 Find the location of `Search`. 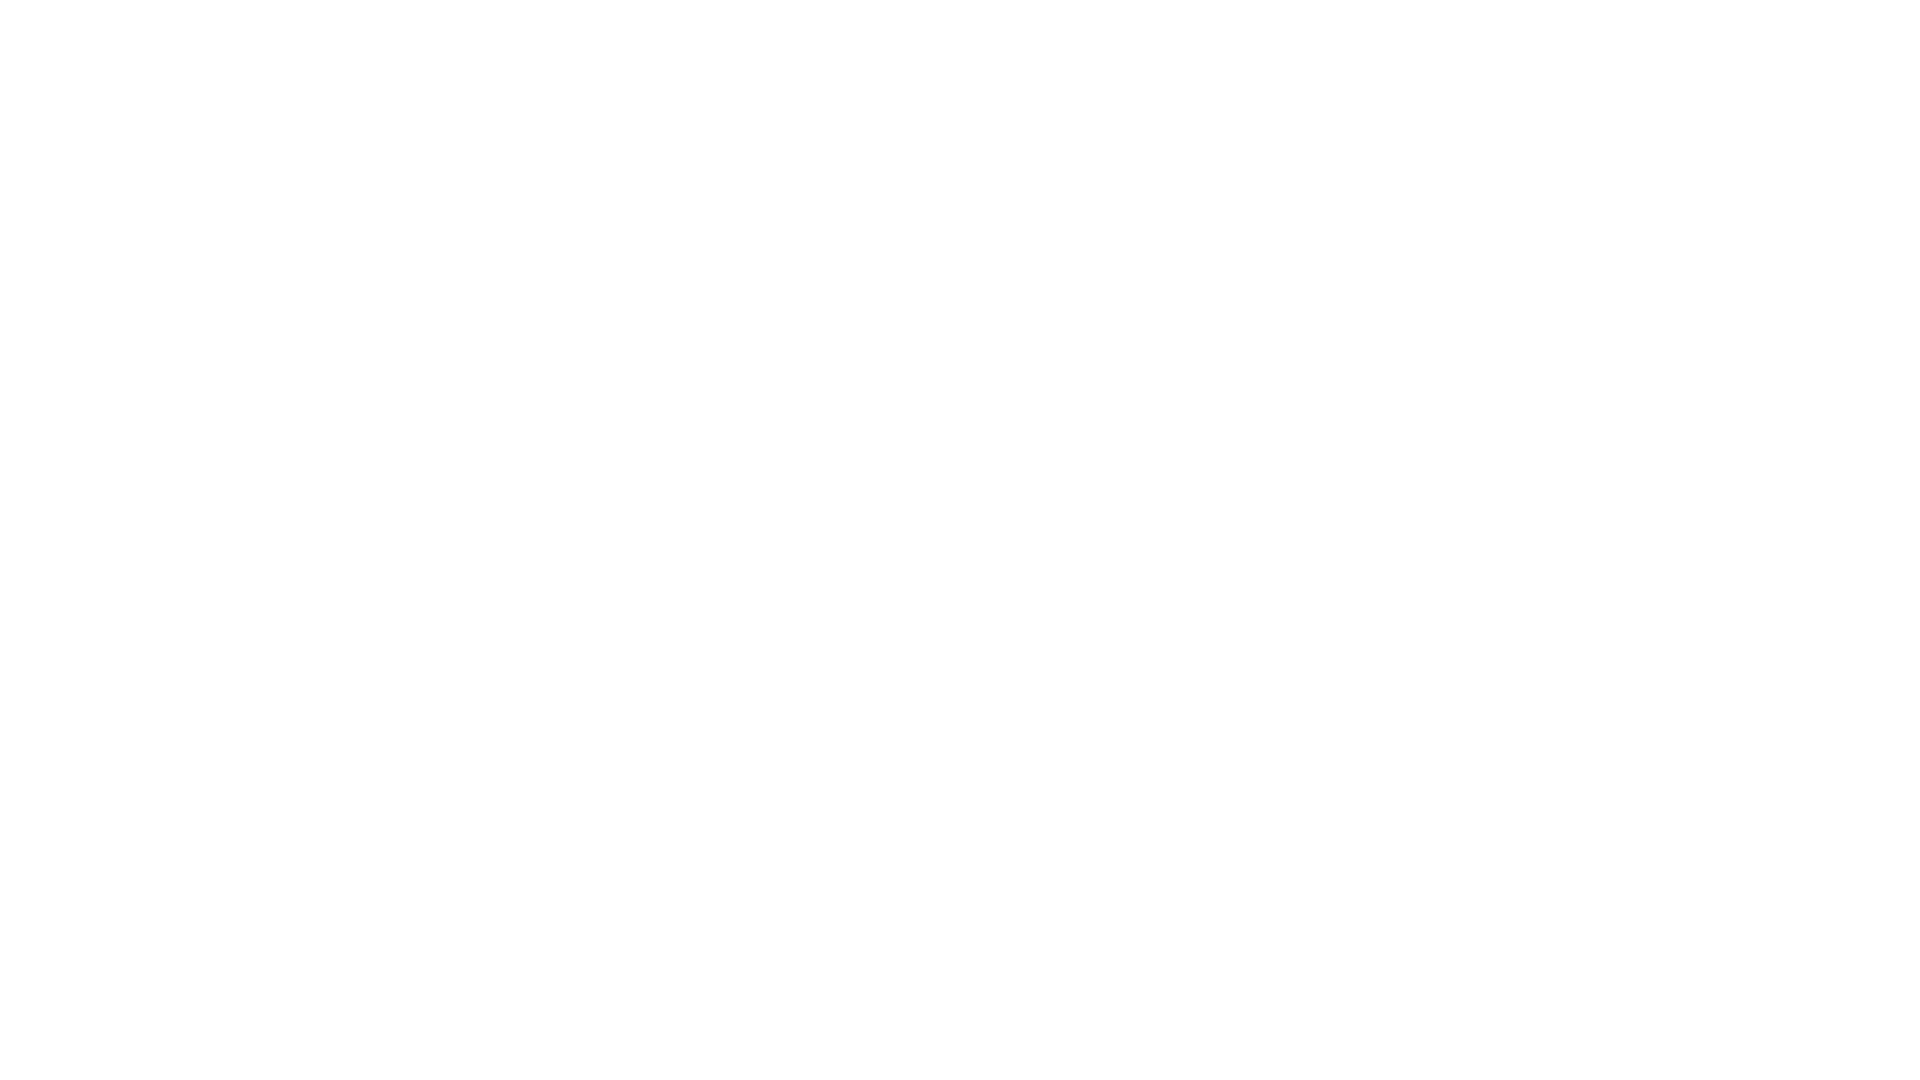

Search is located at coordinates (1515, 88).